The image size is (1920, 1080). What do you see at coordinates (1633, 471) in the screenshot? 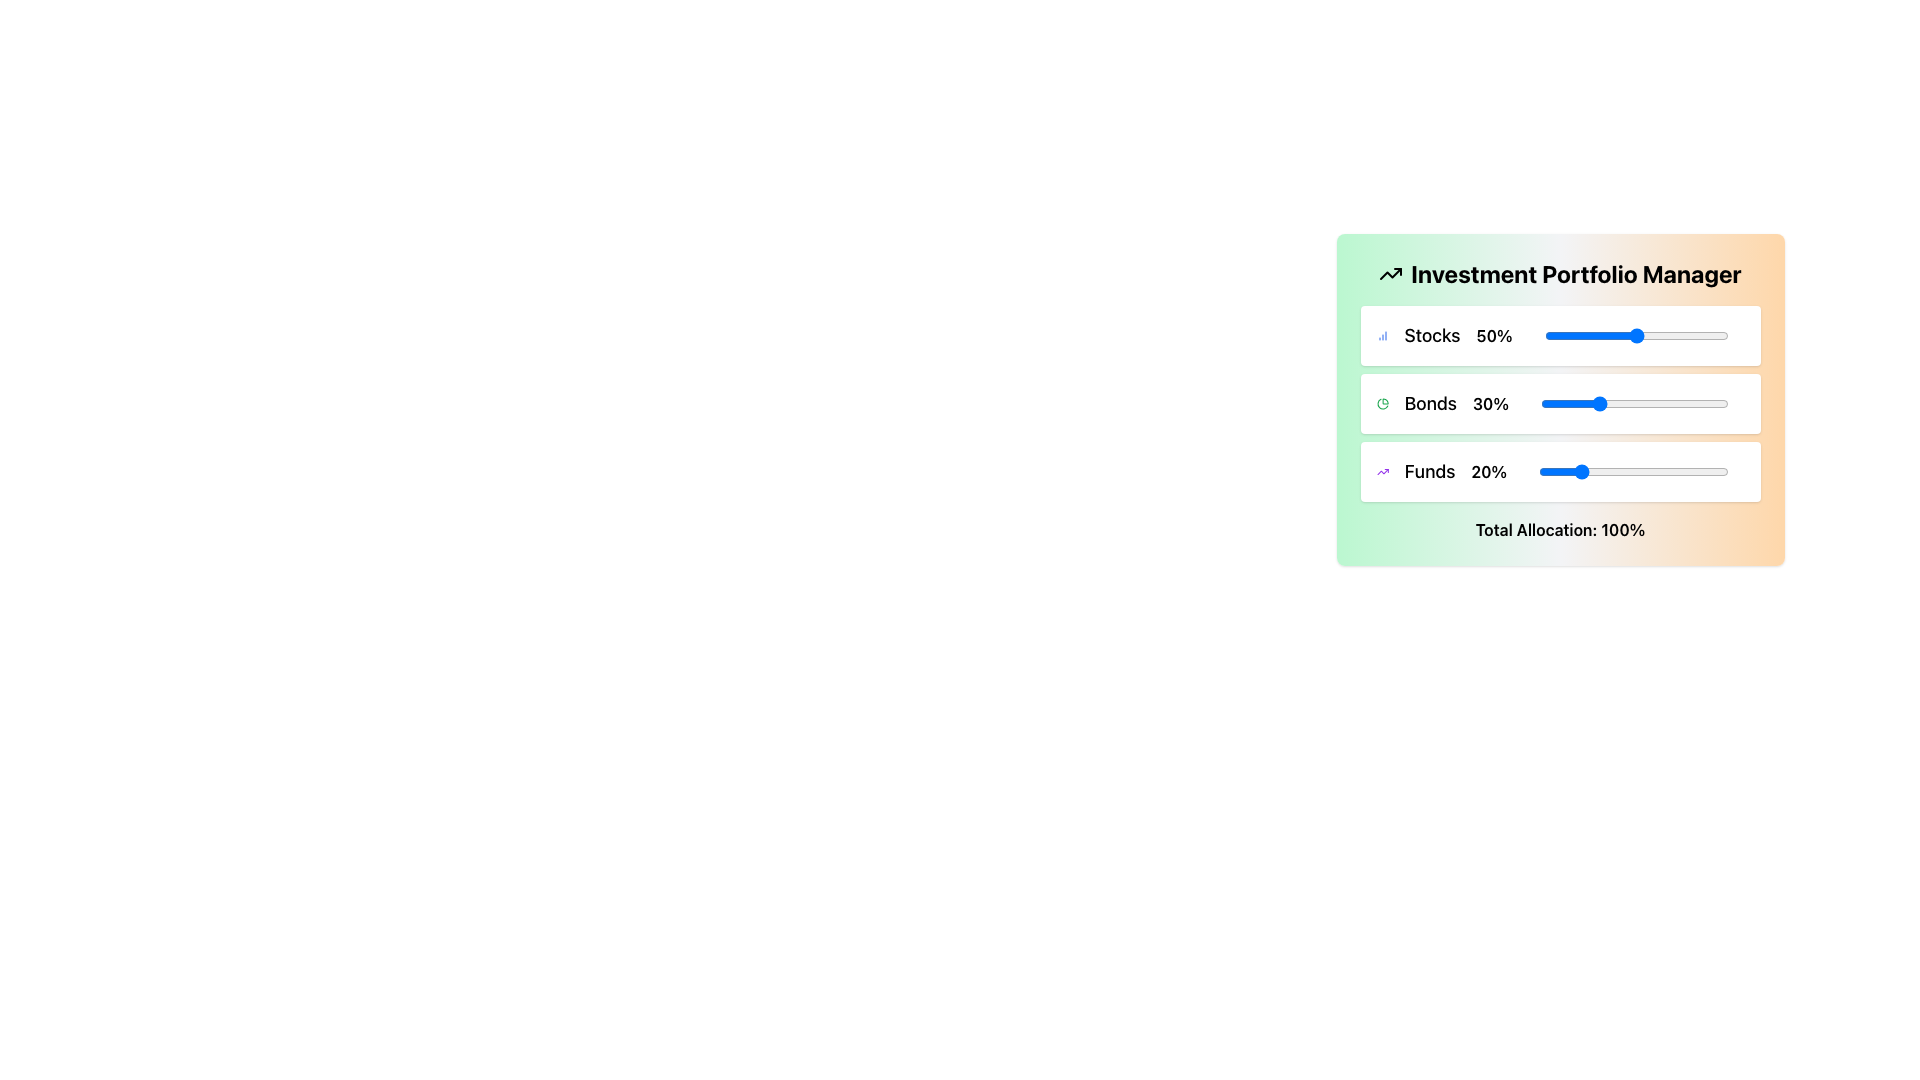
I see `the handle of the range slider located in the 'Funds 20%' row of the Investment Portfolio Manager` at bounding box center [1633, 471].